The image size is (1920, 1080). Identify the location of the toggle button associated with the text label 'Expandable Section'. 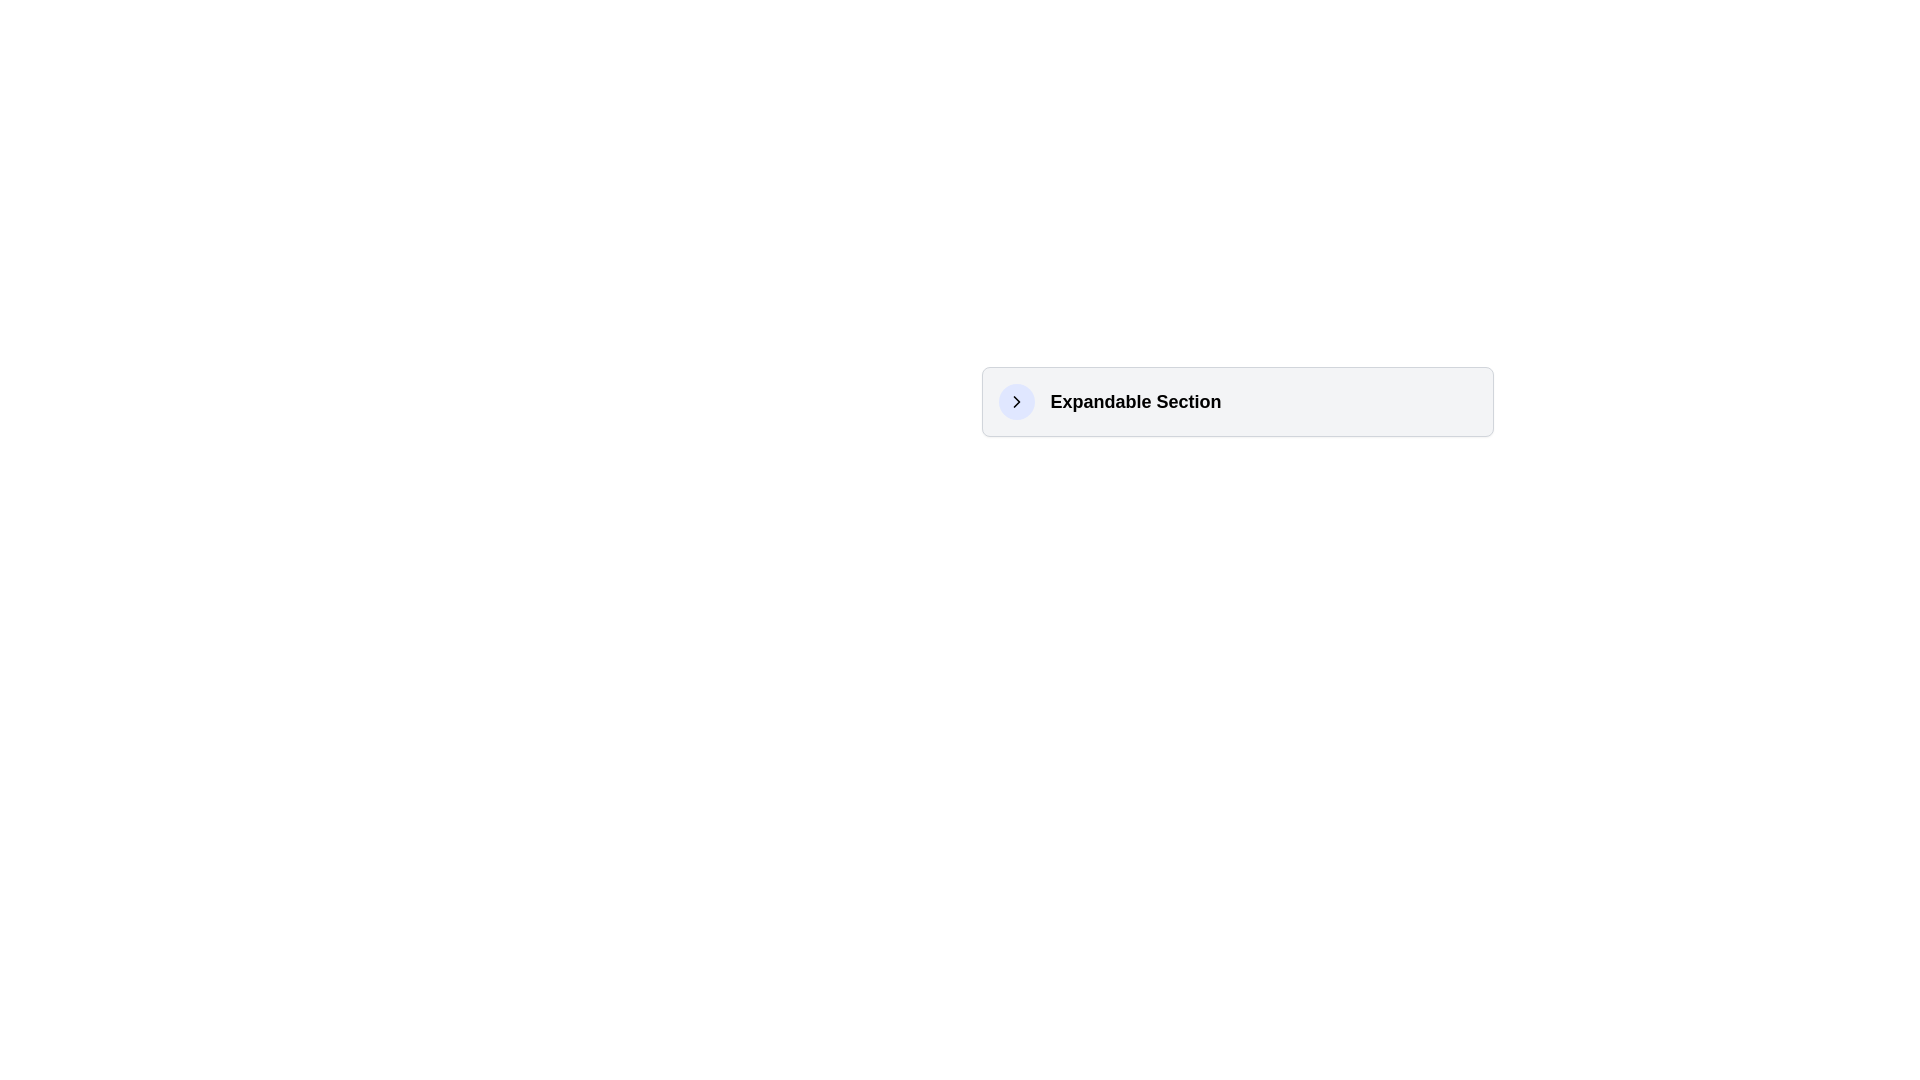
(1016, 401).